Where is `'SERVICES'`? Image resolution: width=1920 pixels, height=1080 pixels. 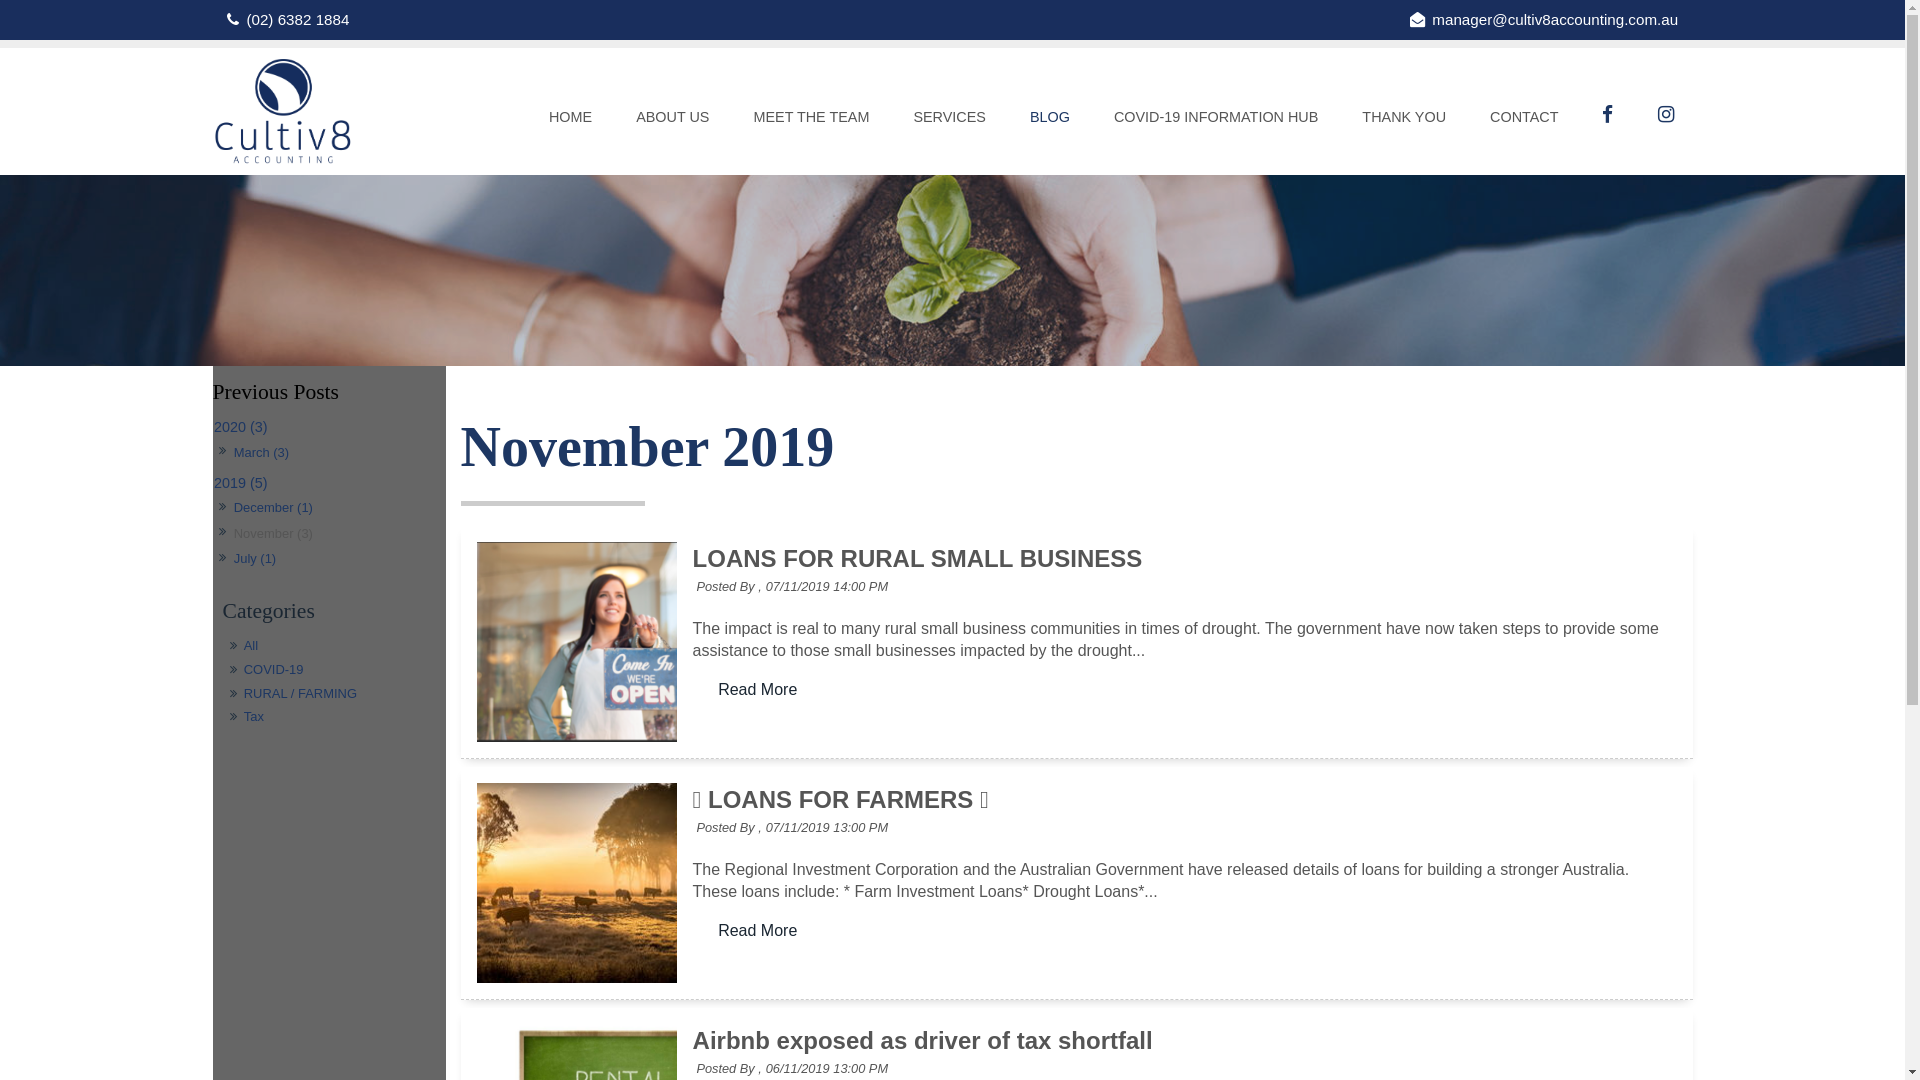
'SERVICES' is located at coordinates (948, 119).